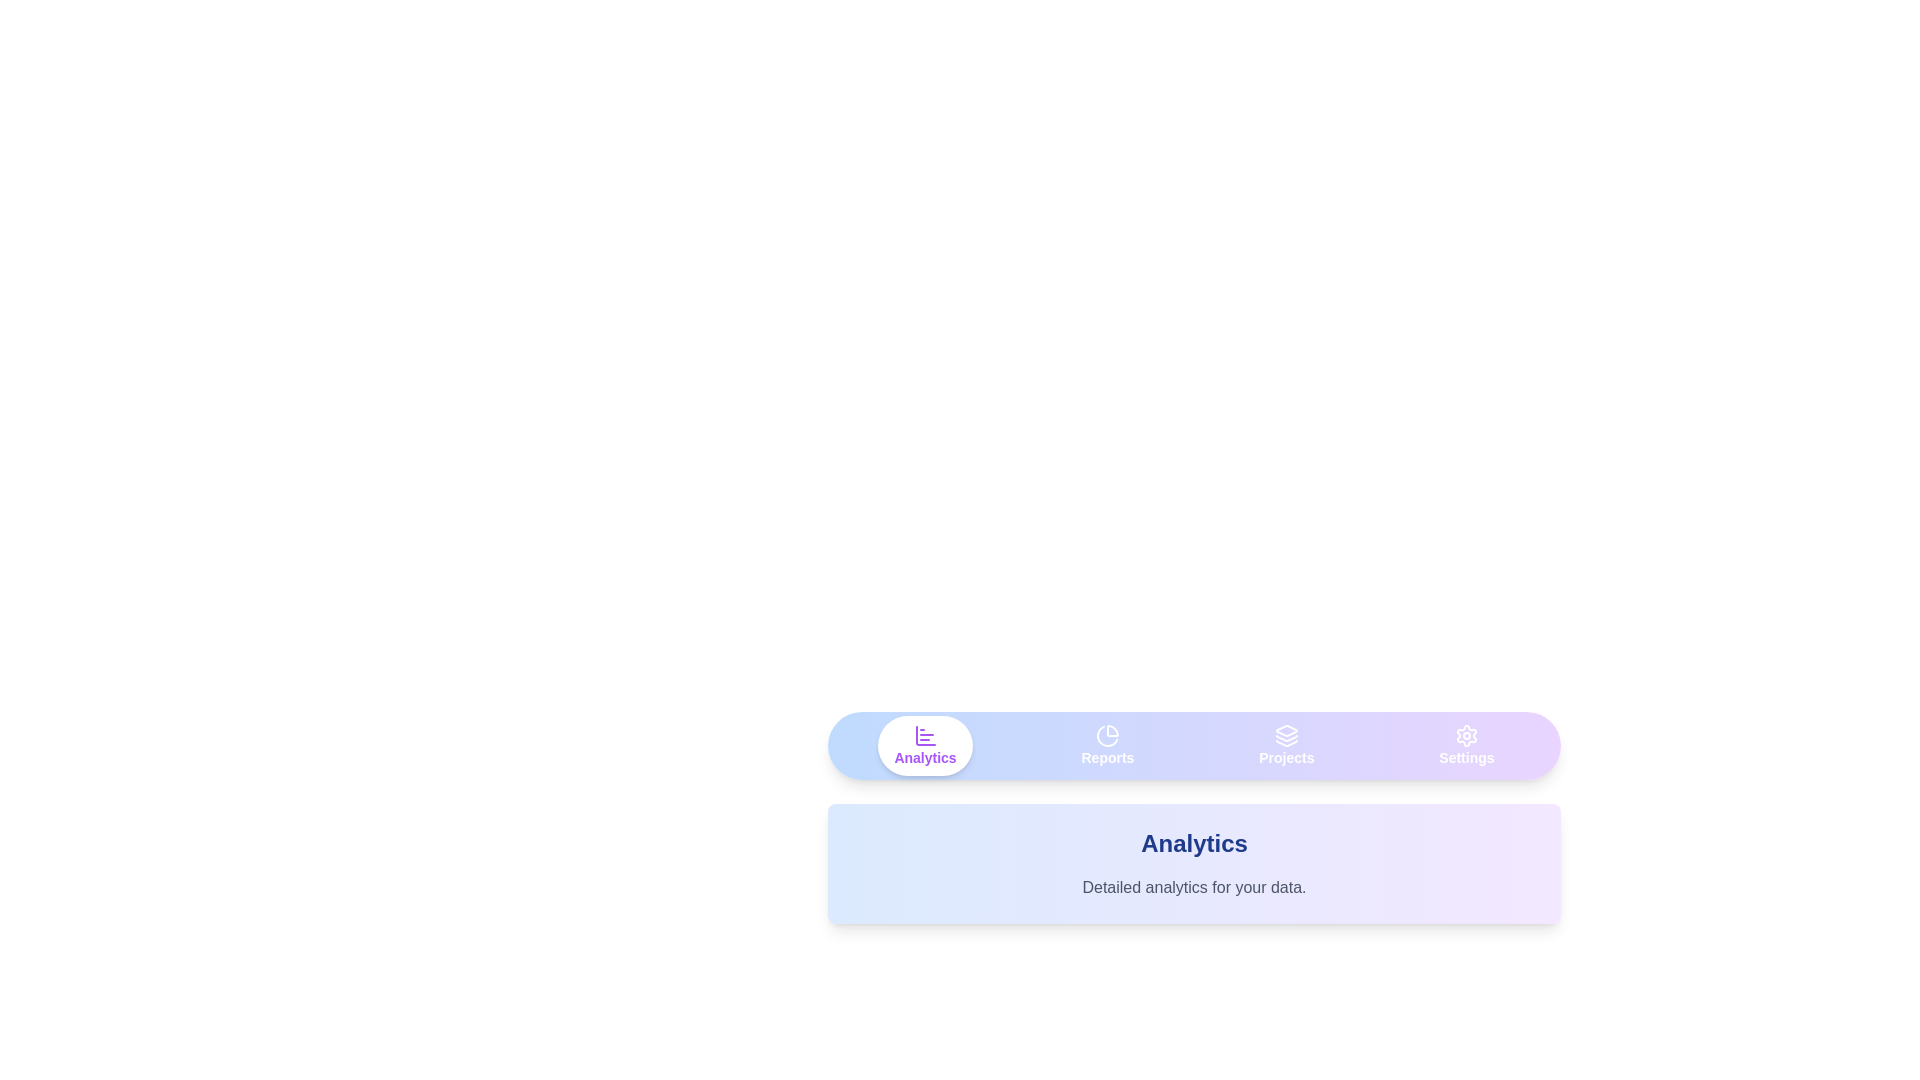 Image resolution: width=1920 pixels, height=1080 pixels. I want to click on the tab labeled Reports to view its content, so click(1107, 745).